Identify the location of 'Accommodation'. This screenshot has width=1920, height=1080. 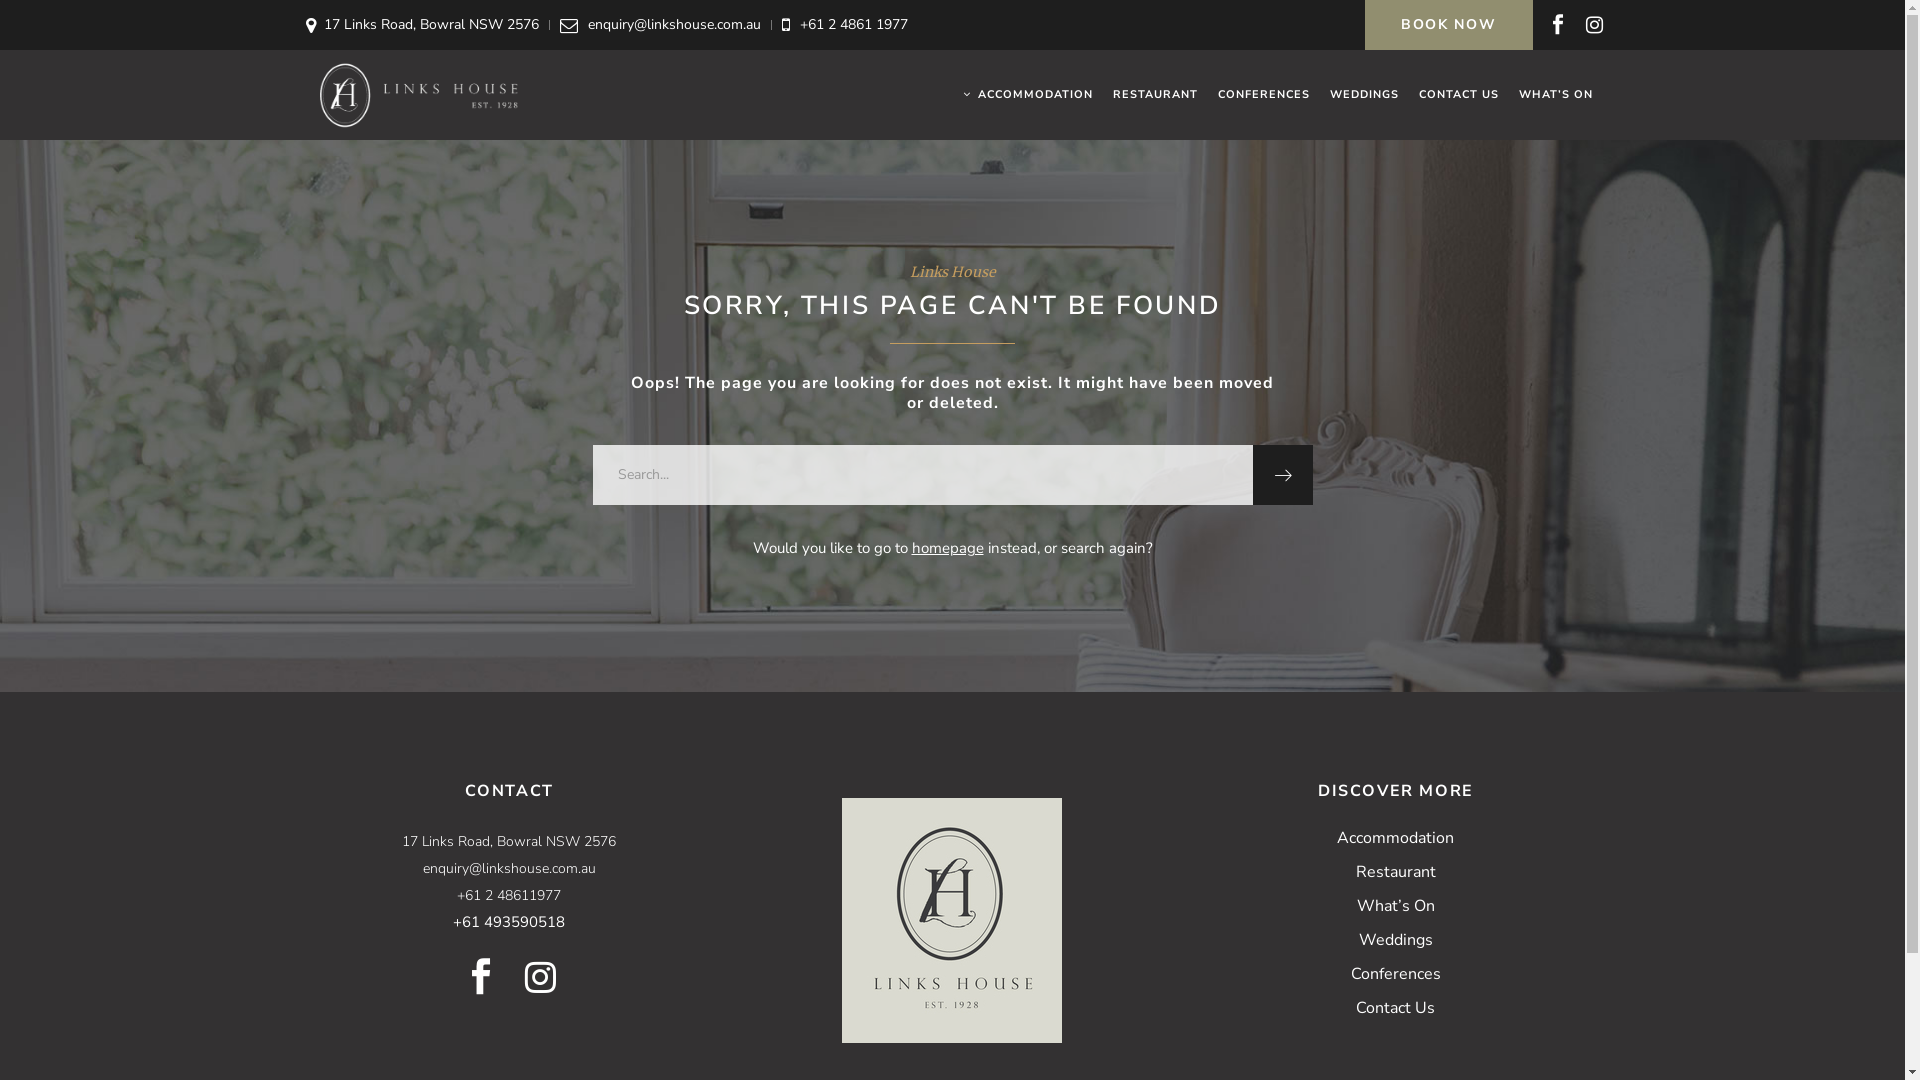
(1394, 837).